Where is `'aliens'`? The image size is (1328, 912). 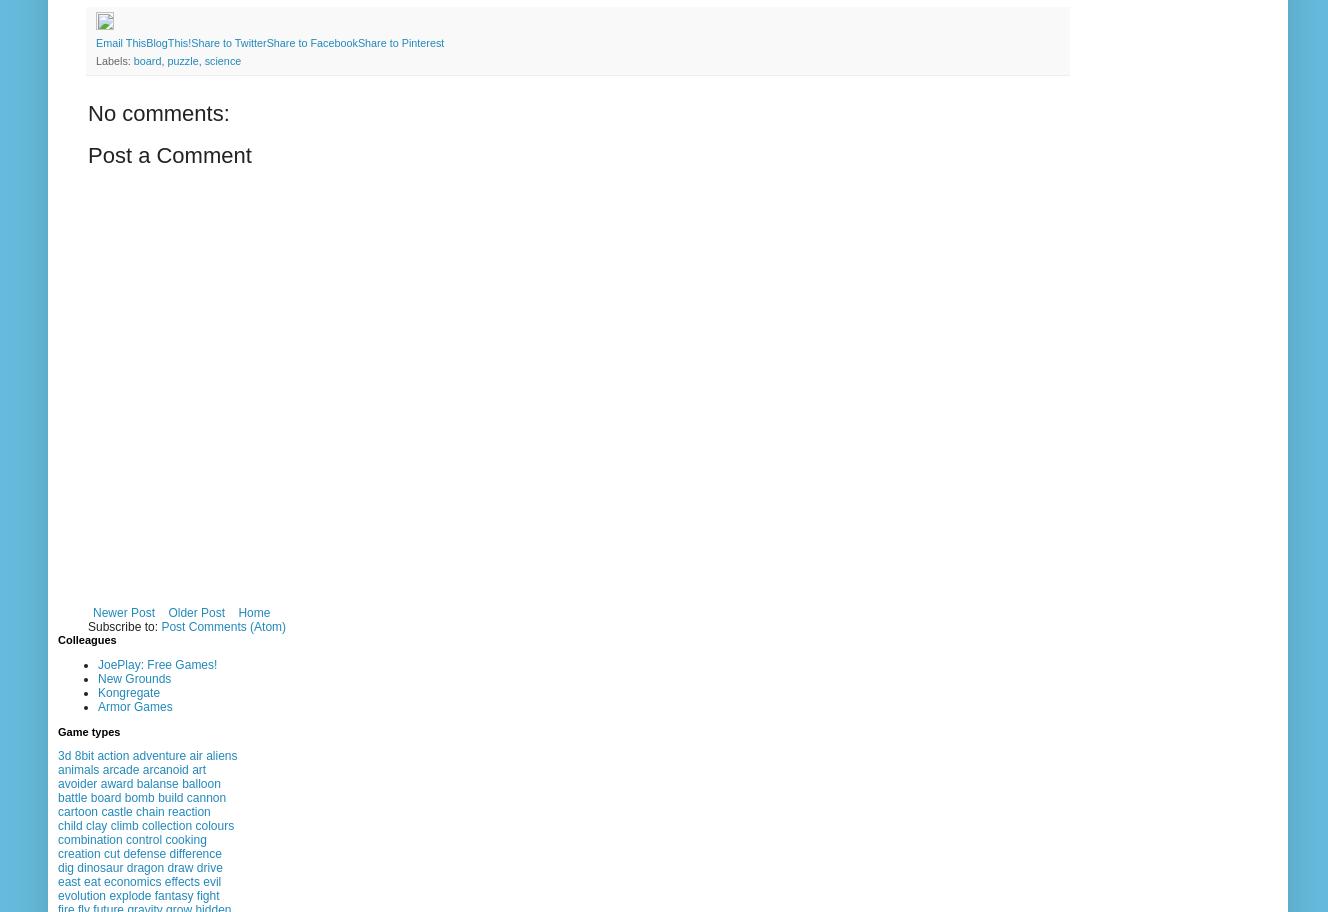
'aliens' is located at coordinates (221, 754).